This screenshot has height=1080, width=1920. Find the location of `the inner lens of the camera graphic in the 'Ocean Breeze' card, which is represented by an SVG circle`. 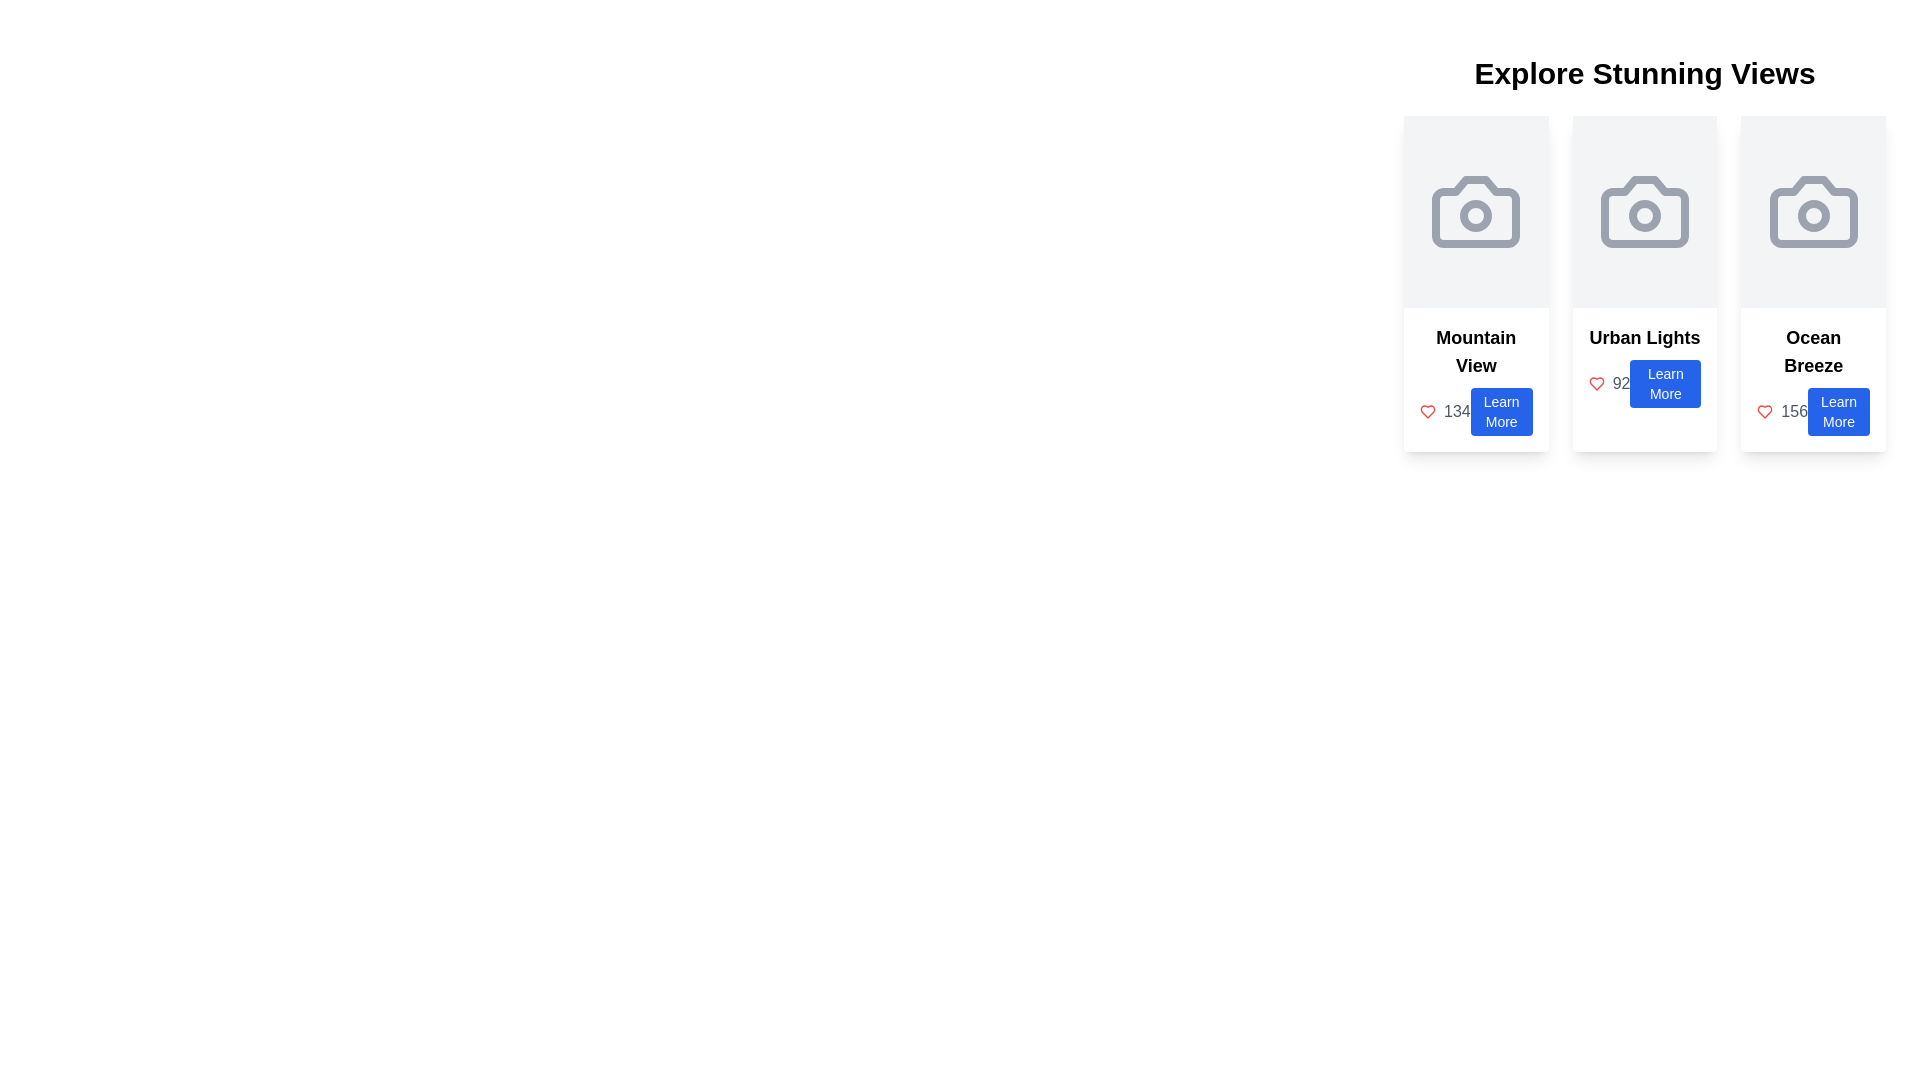

the inner lens of the camera graphic in the 'Ocean Breeze' card, which is represented by an SVG circle is located at coordinates (1813, 216).